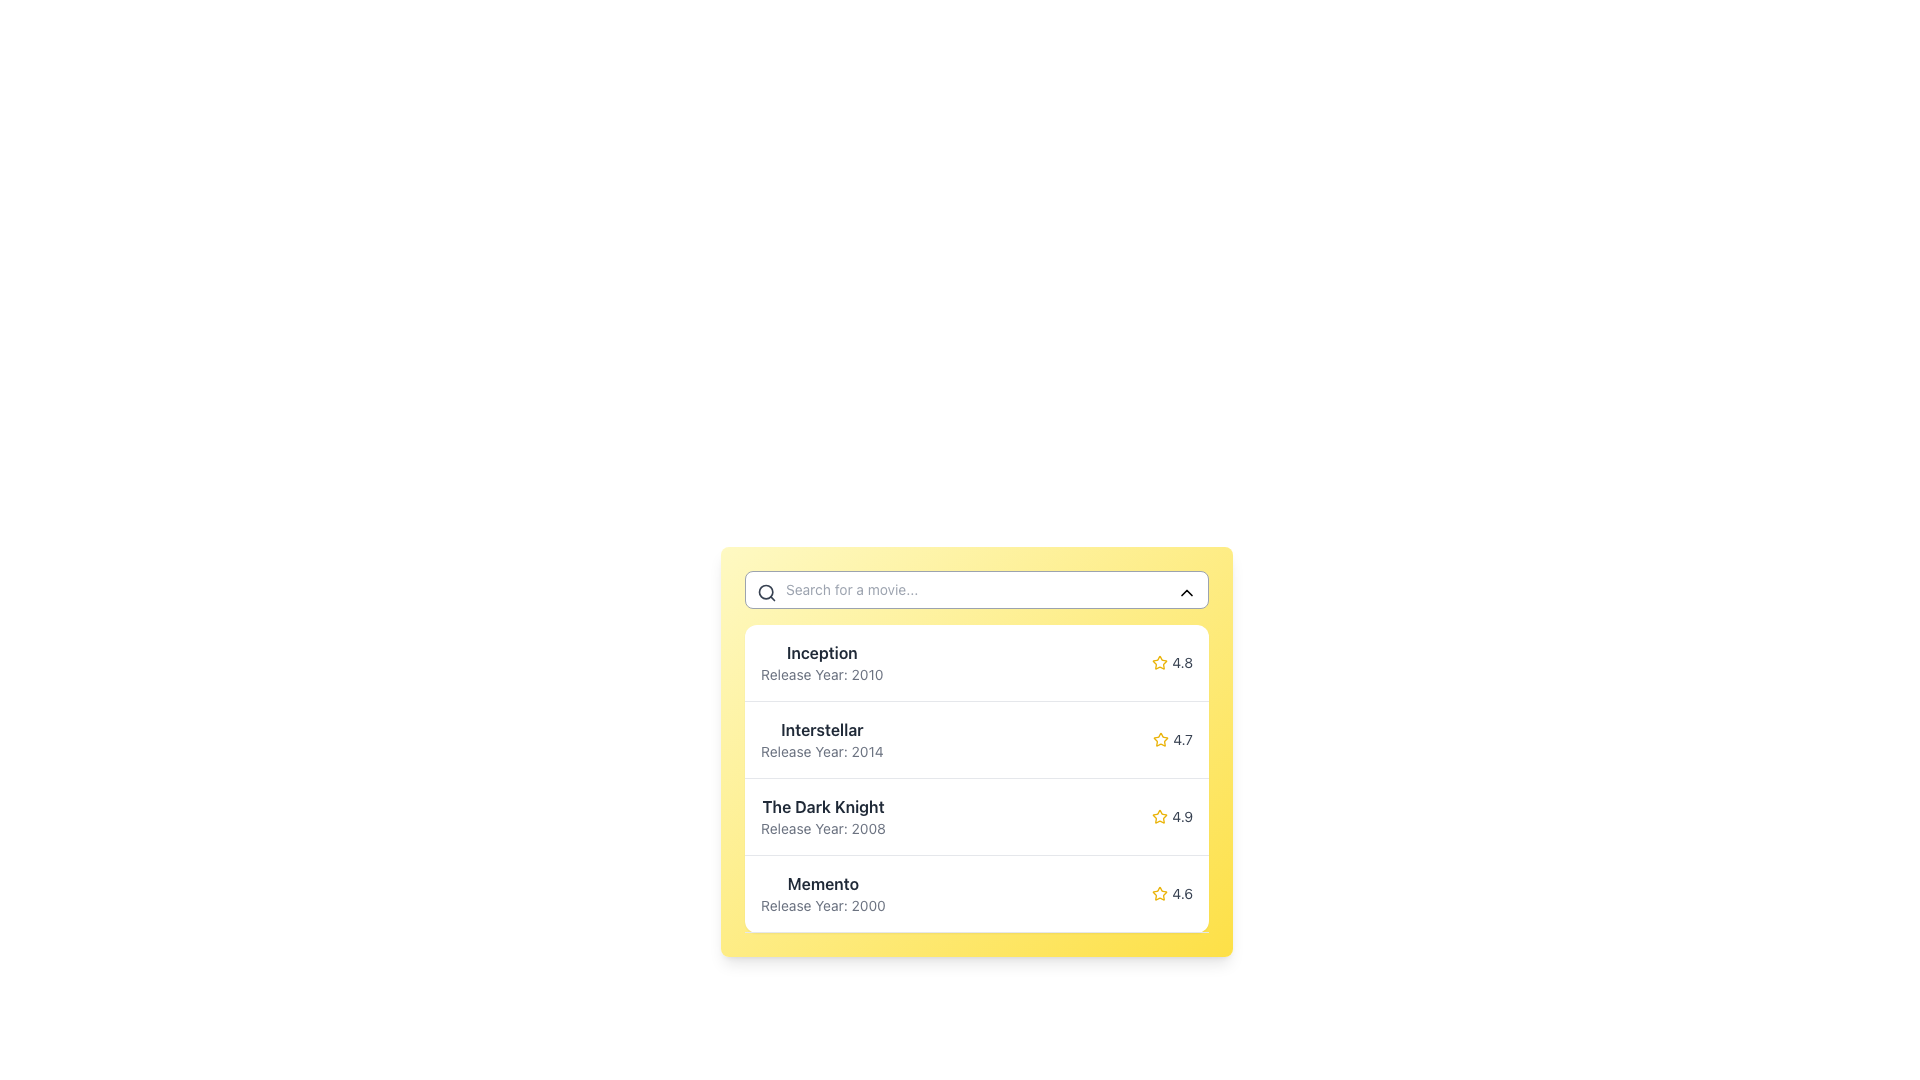 The width and height of the screenshot is (1920, 1080). What do you see at coordinates (822, 652) in the screenshot?
I see `the Text Label displaying the title of the movie 'Inception', which is located in the first card of the movie list above the text 'Release Year: 2010'` at bounding box center [822, 652].